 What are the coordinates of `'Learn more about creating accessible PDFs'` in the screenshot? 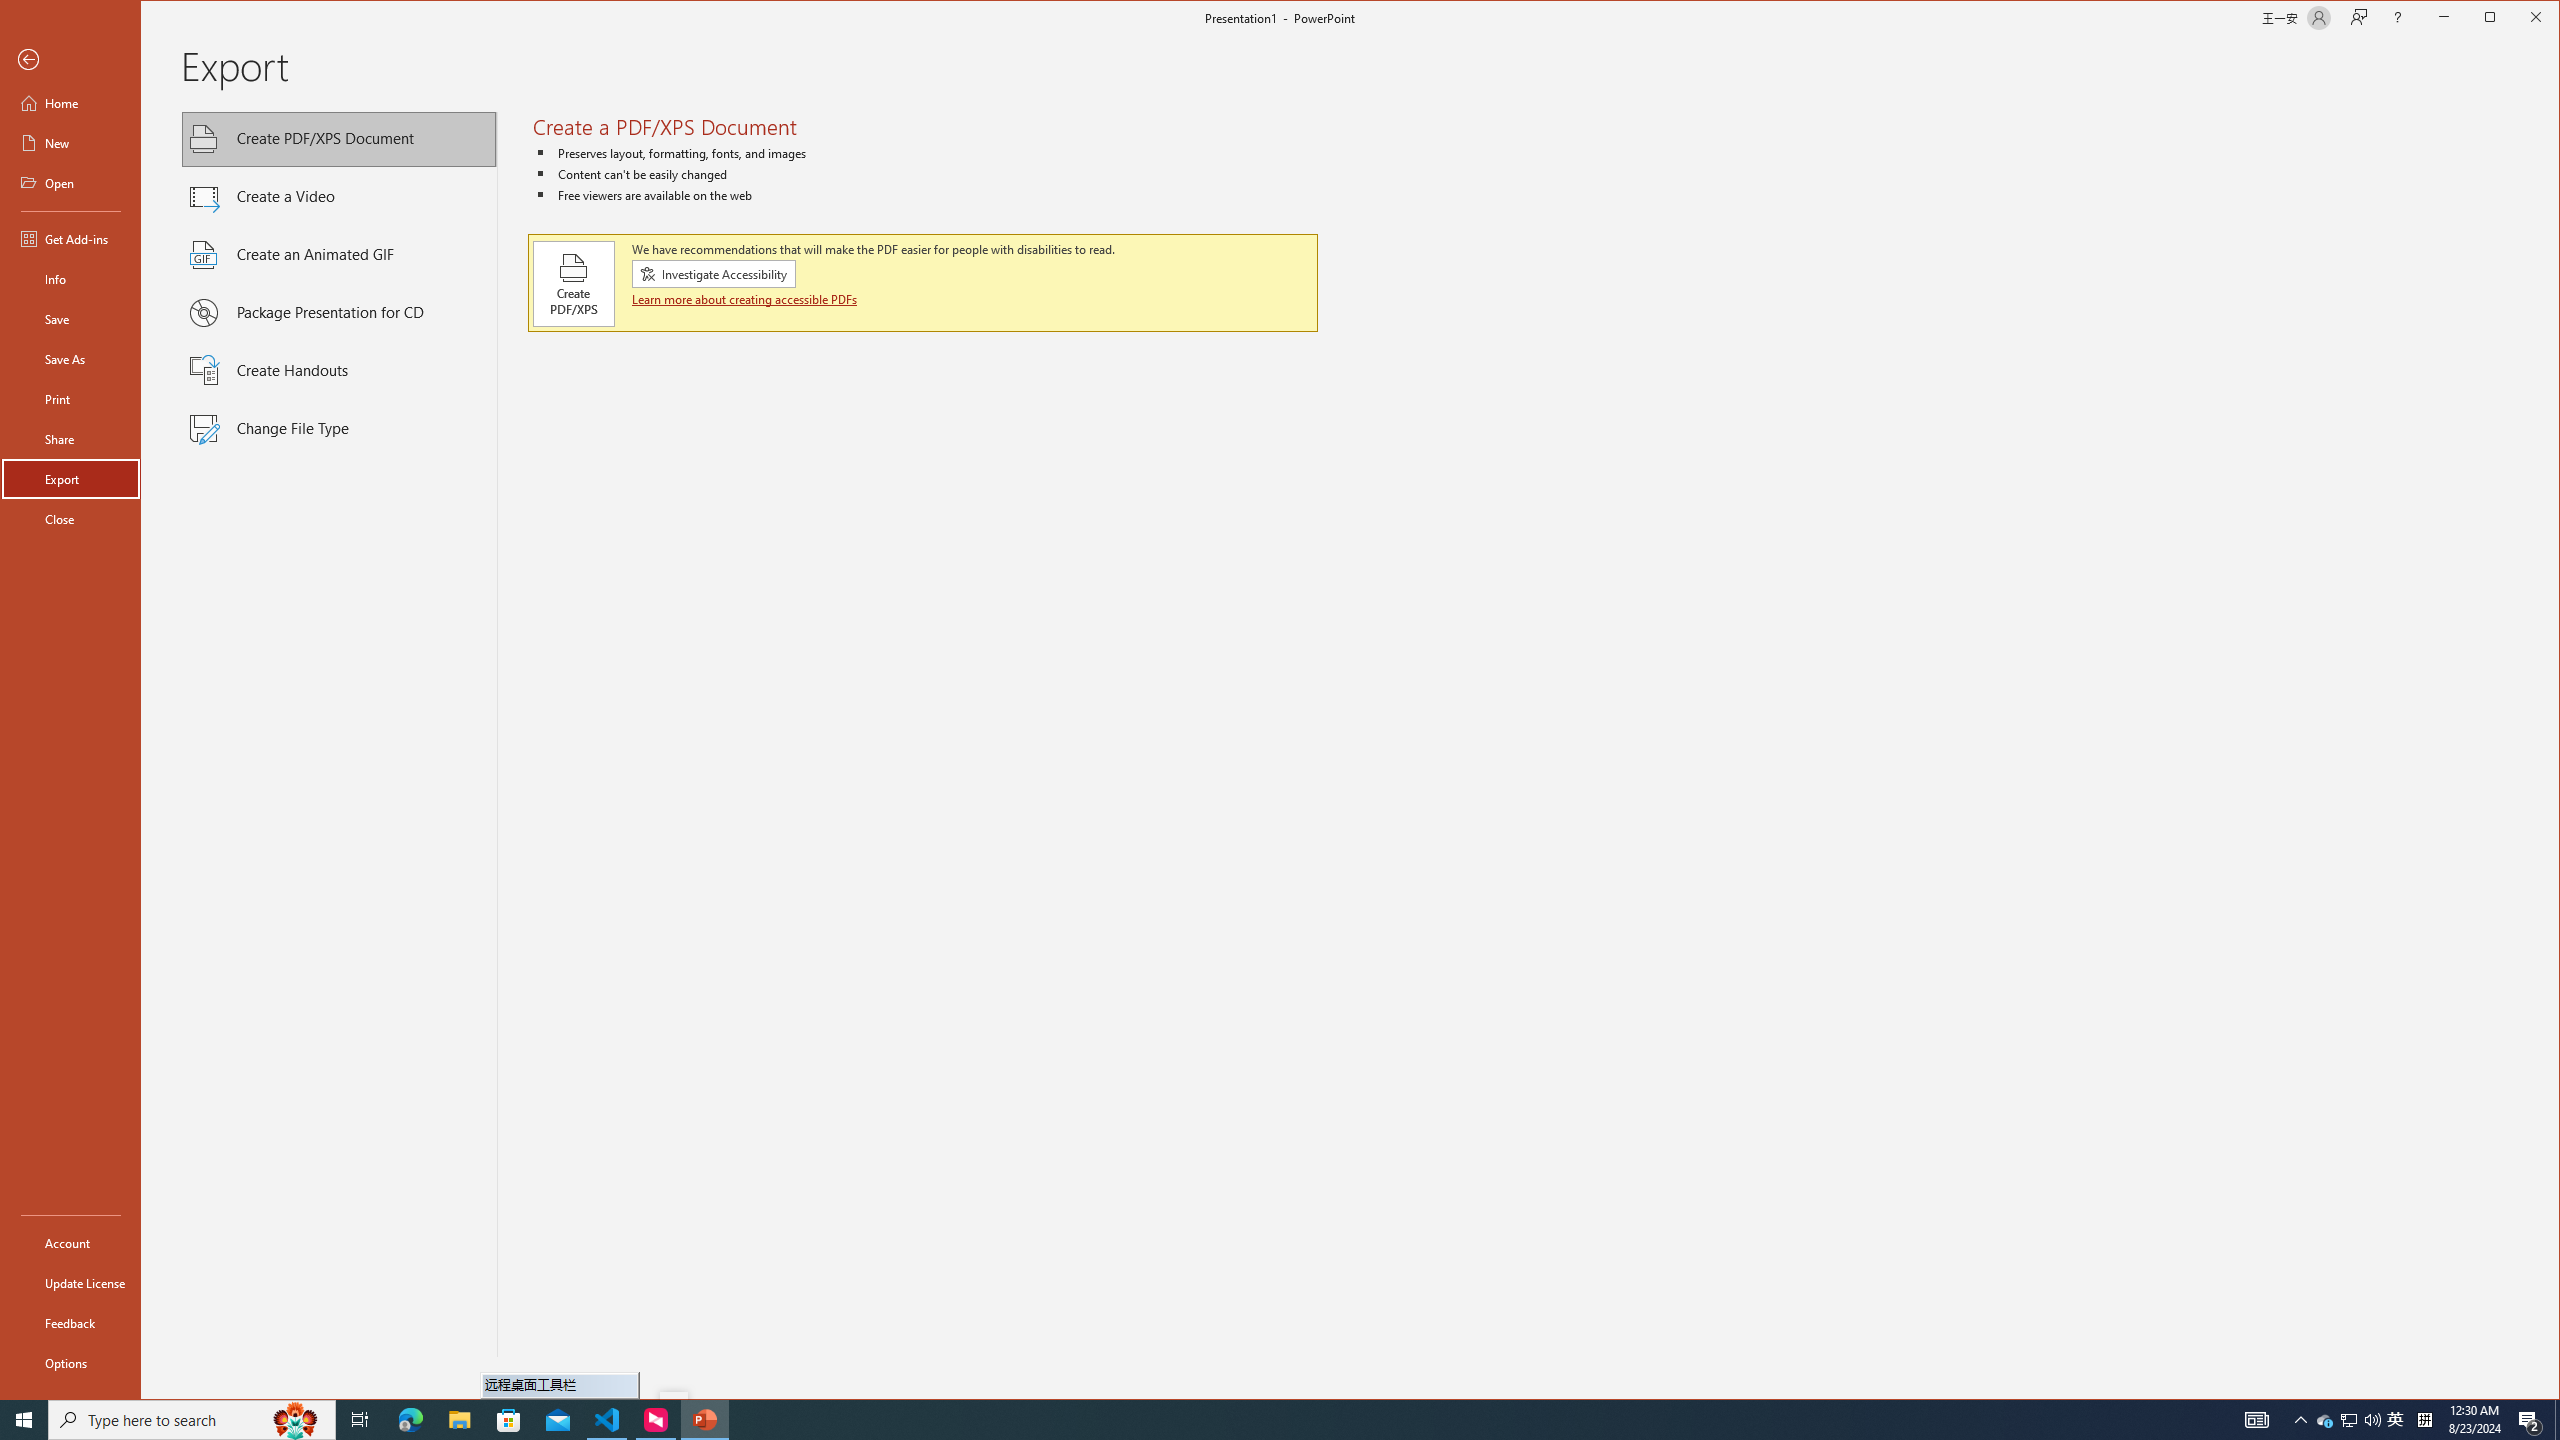 It's located at (745, 298).